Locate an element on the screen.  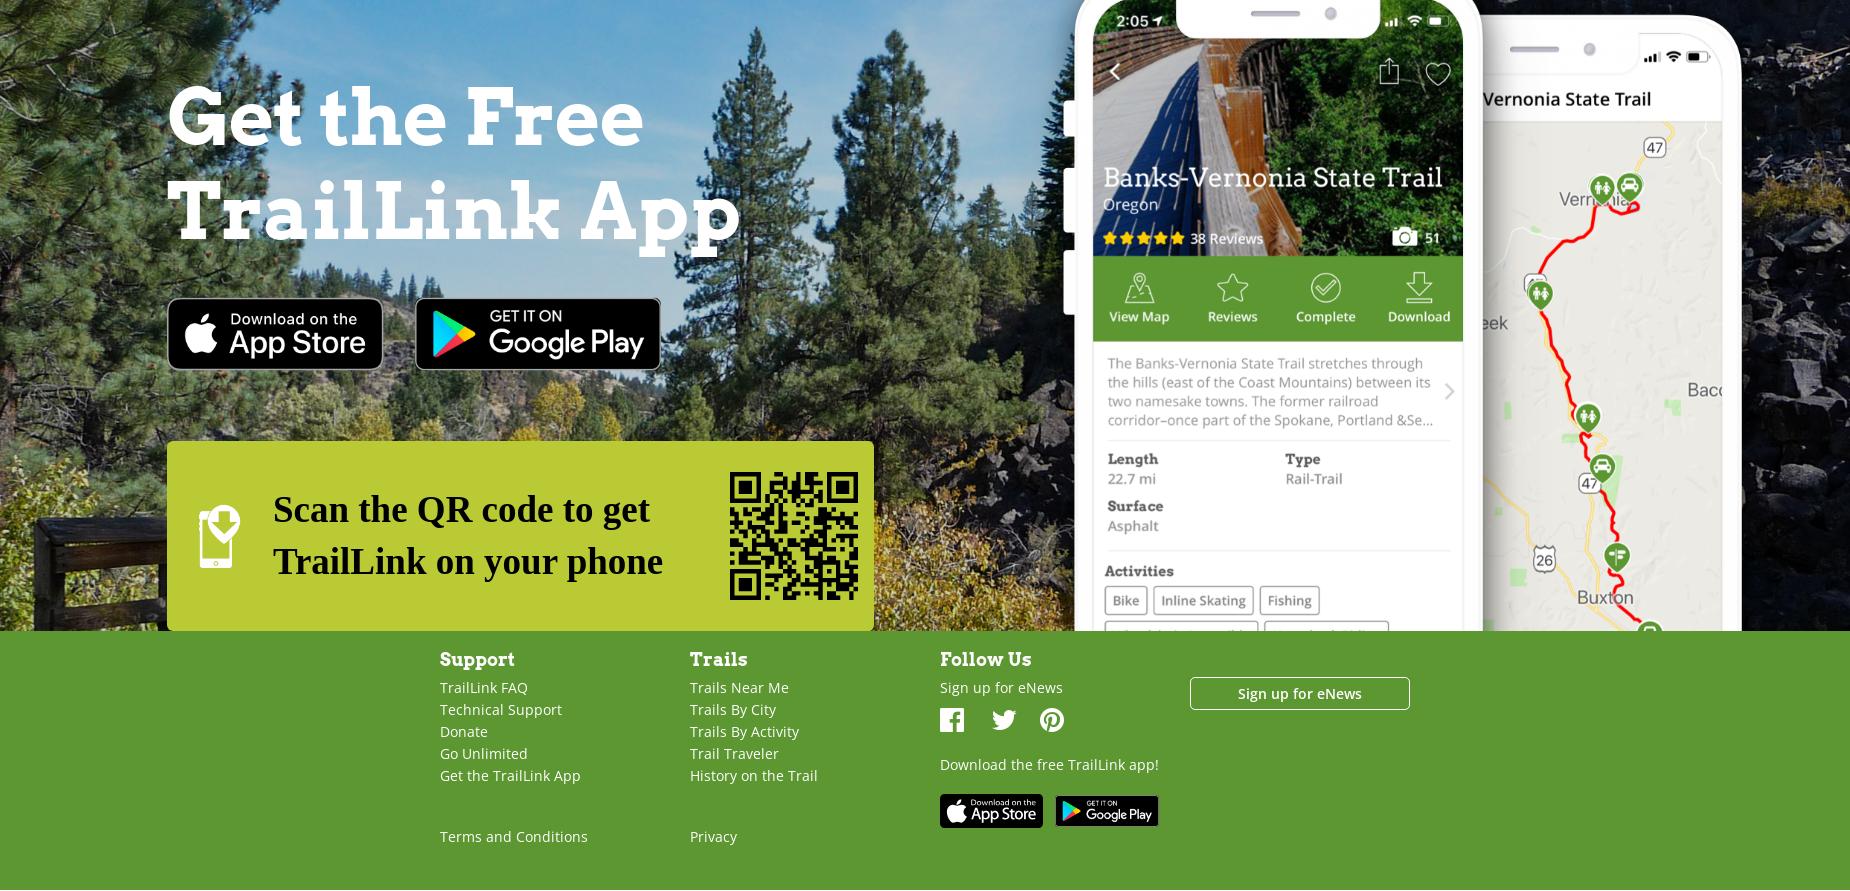
'Go Unlimited' is located at coordinates (483, 752).